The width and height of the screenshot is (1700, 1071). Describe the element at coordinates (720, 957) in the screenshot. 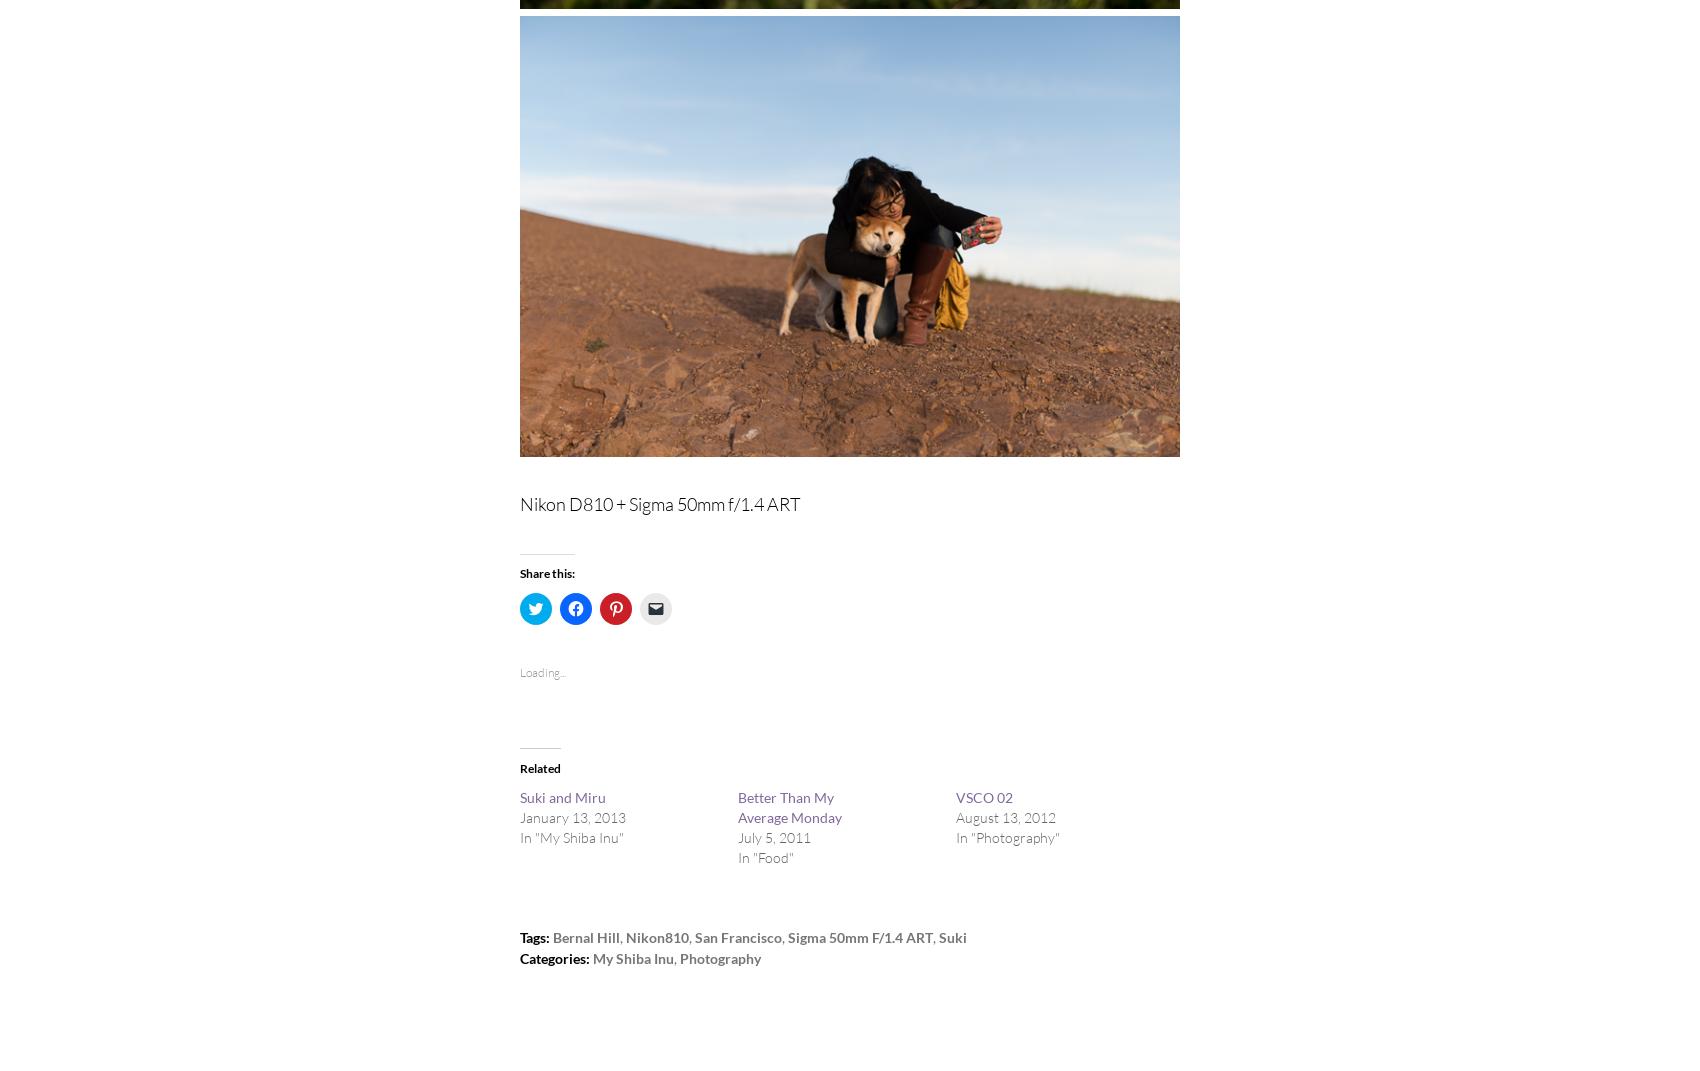

I see `'Photography'` at that location.